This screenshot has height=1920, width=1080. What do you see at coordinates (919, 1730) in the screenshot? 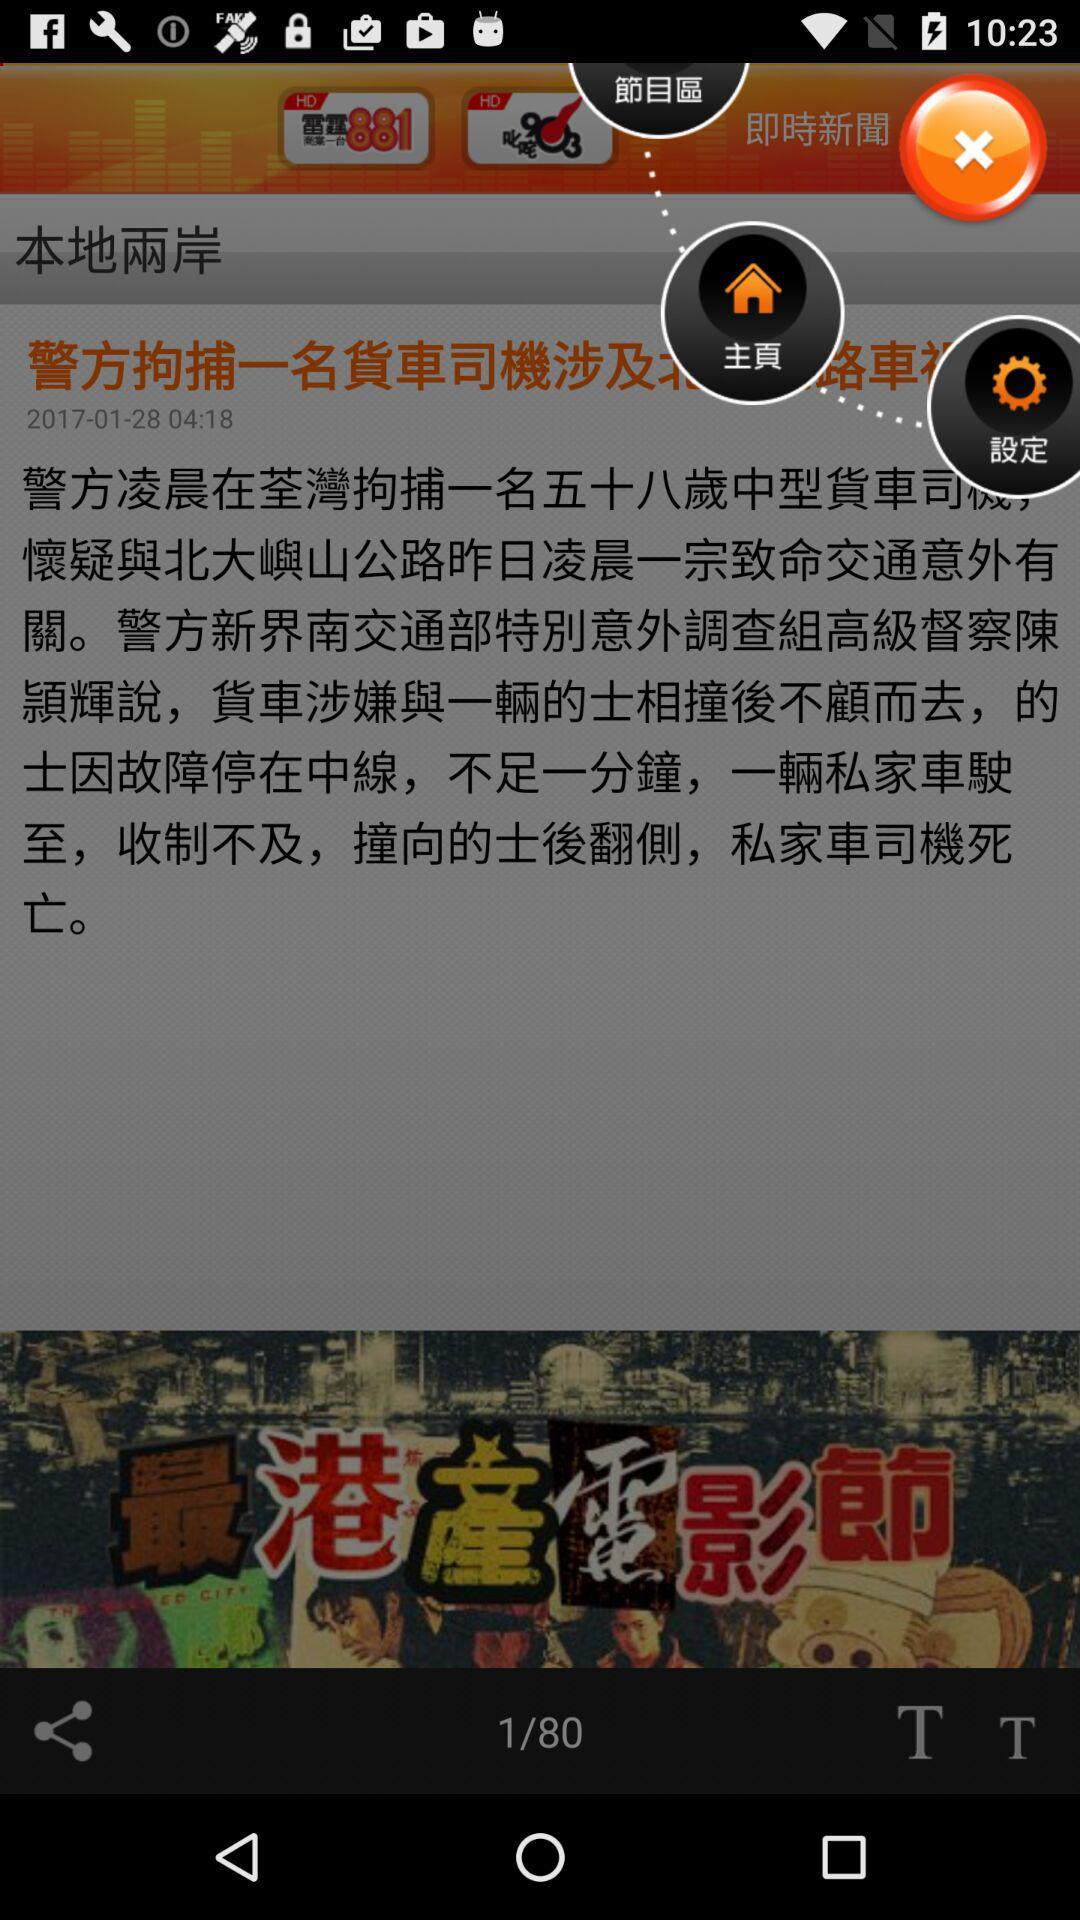
I see `choose bigger font size` at bounding box center [919, 1730].